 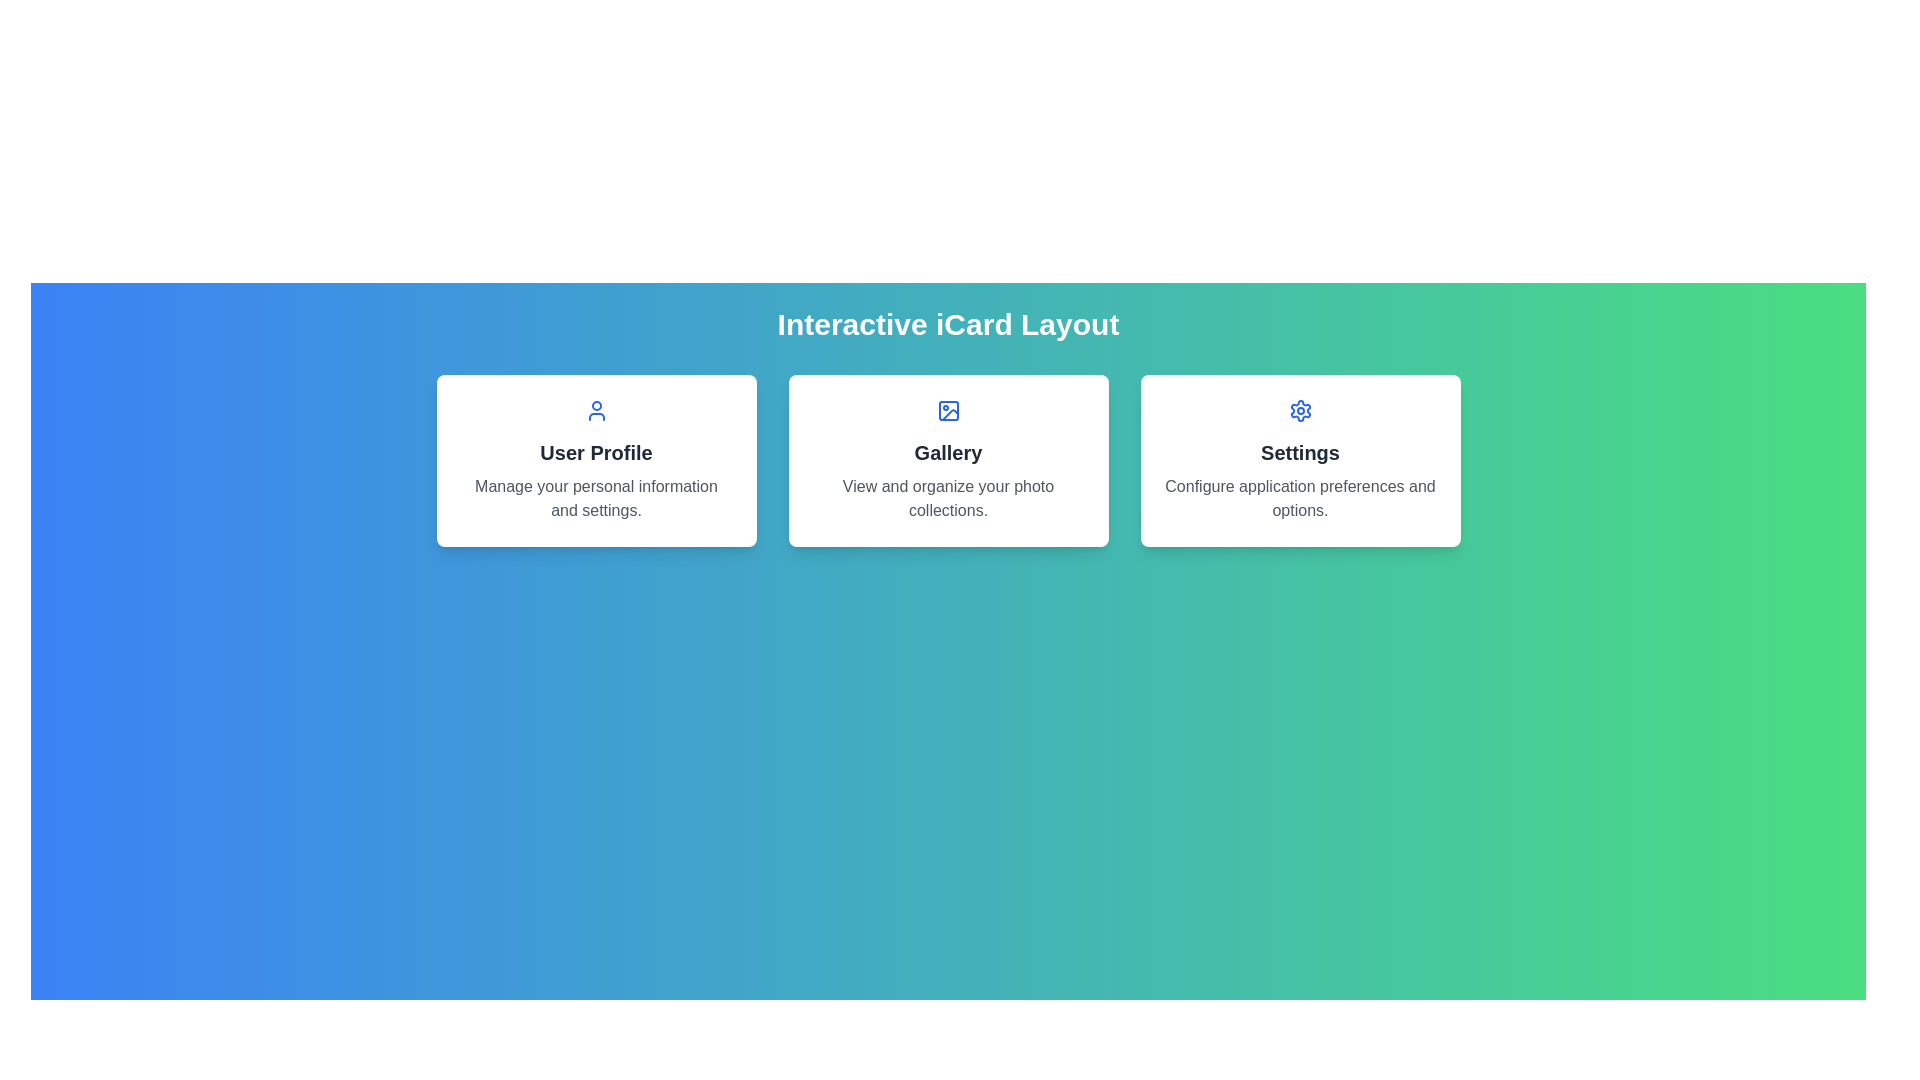 I want to click on the Decorative icon that symbolizes a user or profile, located at the top of the 'User Profile' card, so click(x=595, y=410).